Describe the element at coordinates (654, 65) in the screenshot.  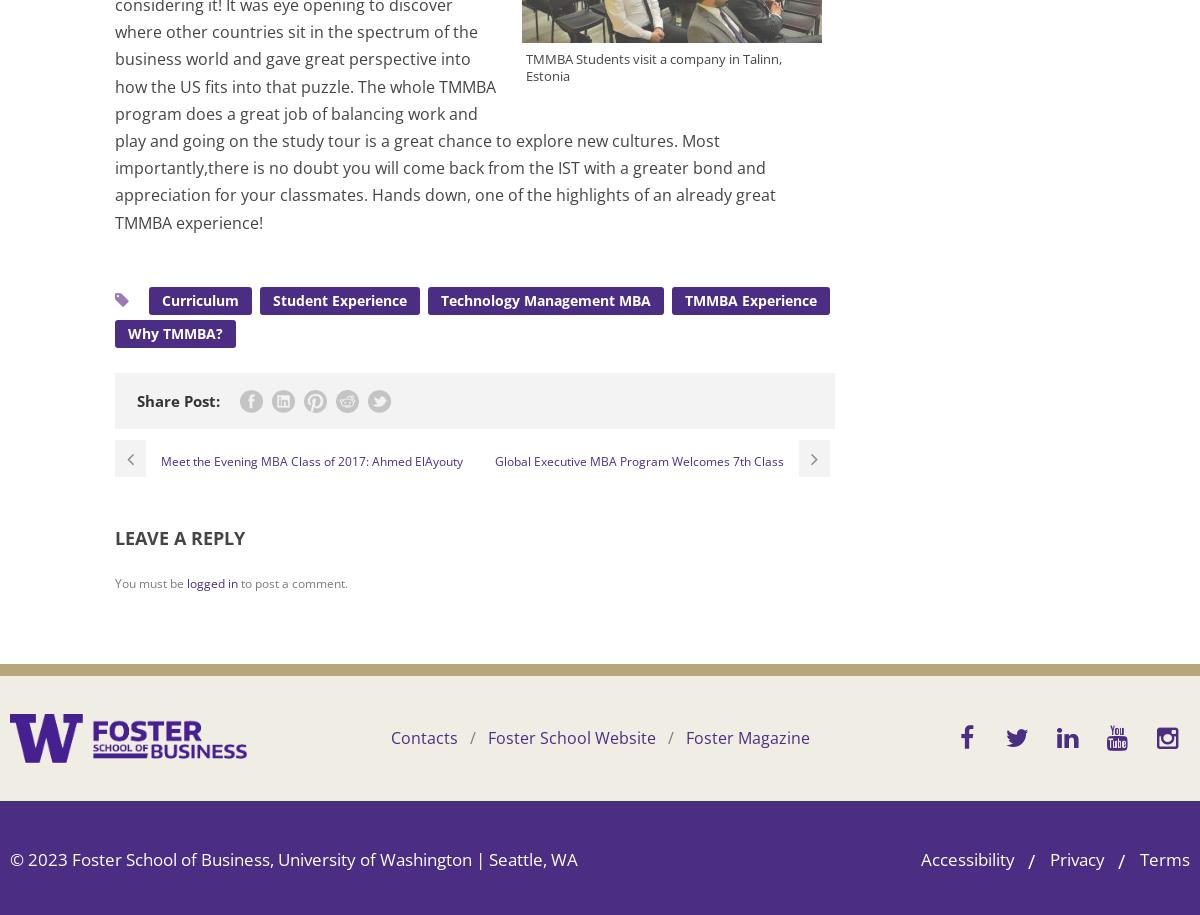
I see `'TMMBA Students visit a company in Talinn, Estonia'` at that location.